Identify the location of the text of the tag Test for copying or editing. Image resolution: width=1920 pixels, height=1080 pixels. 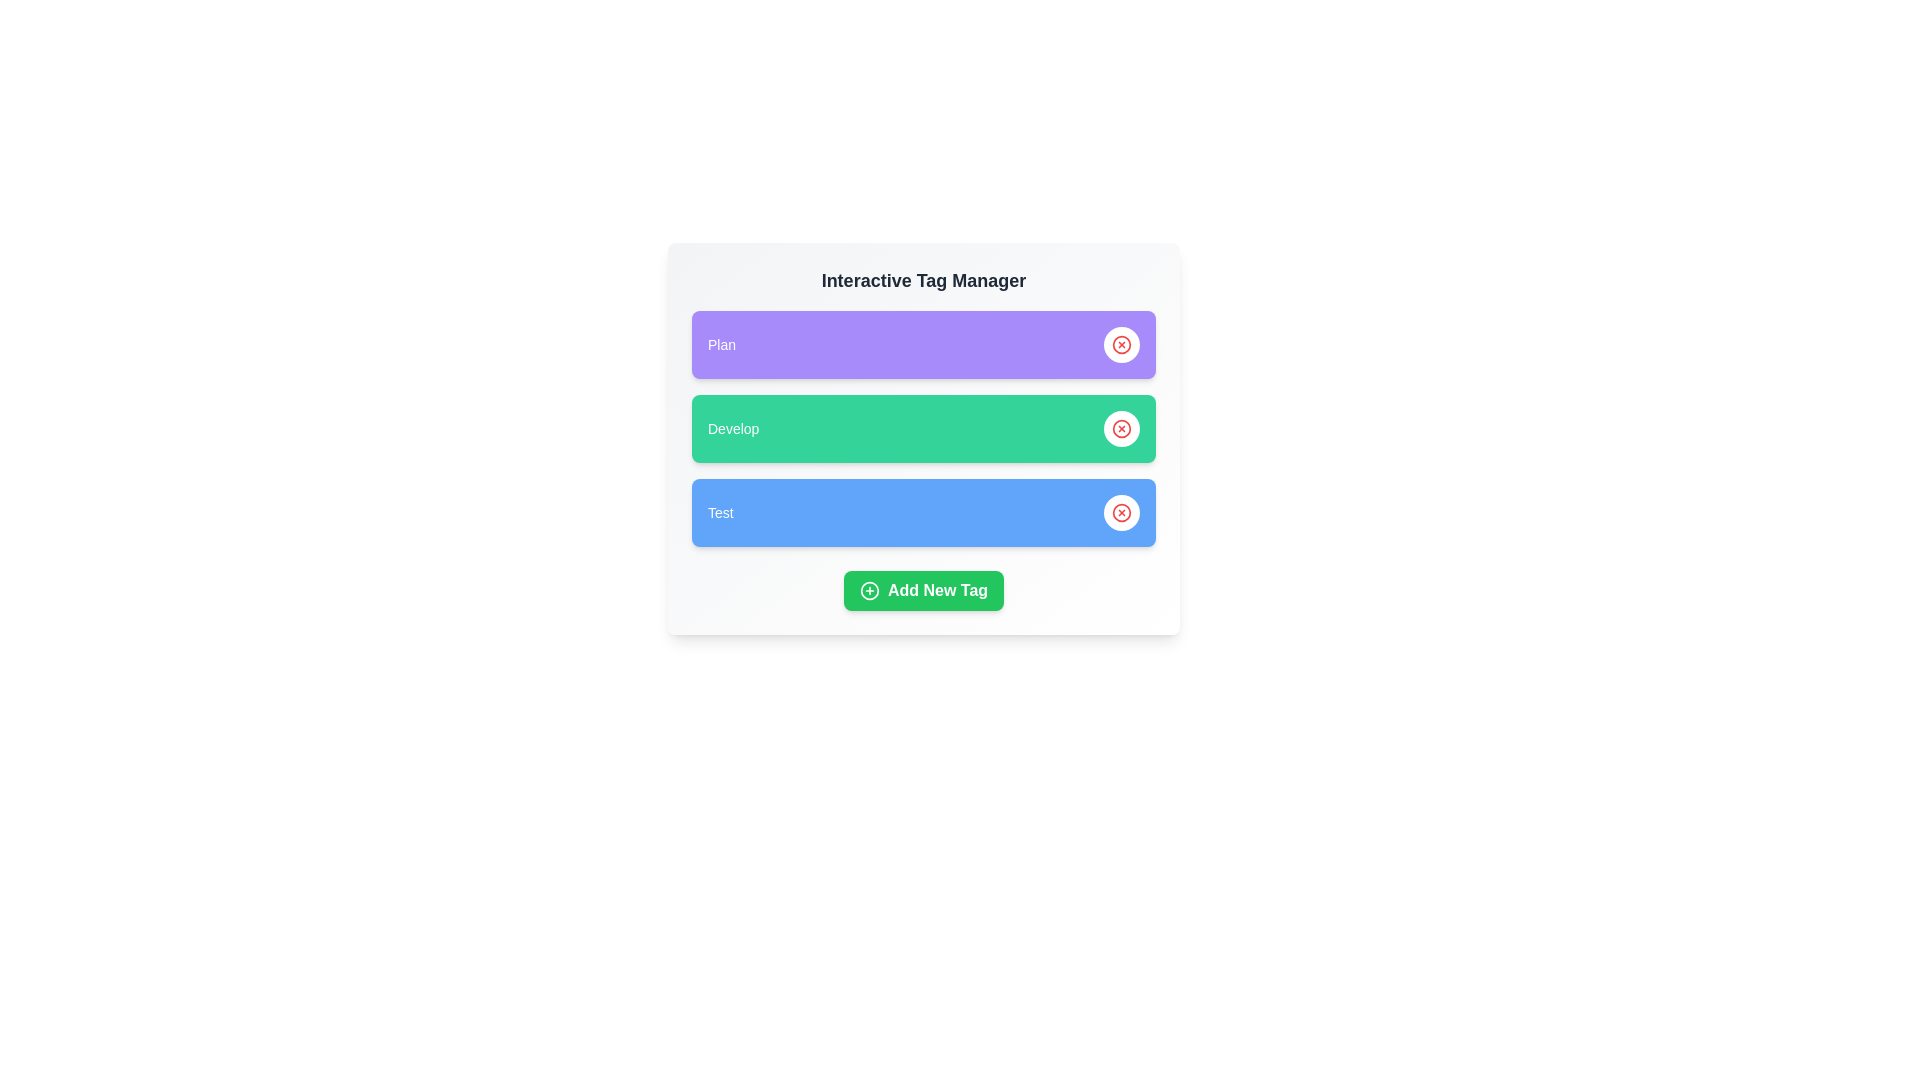
(720, 512).